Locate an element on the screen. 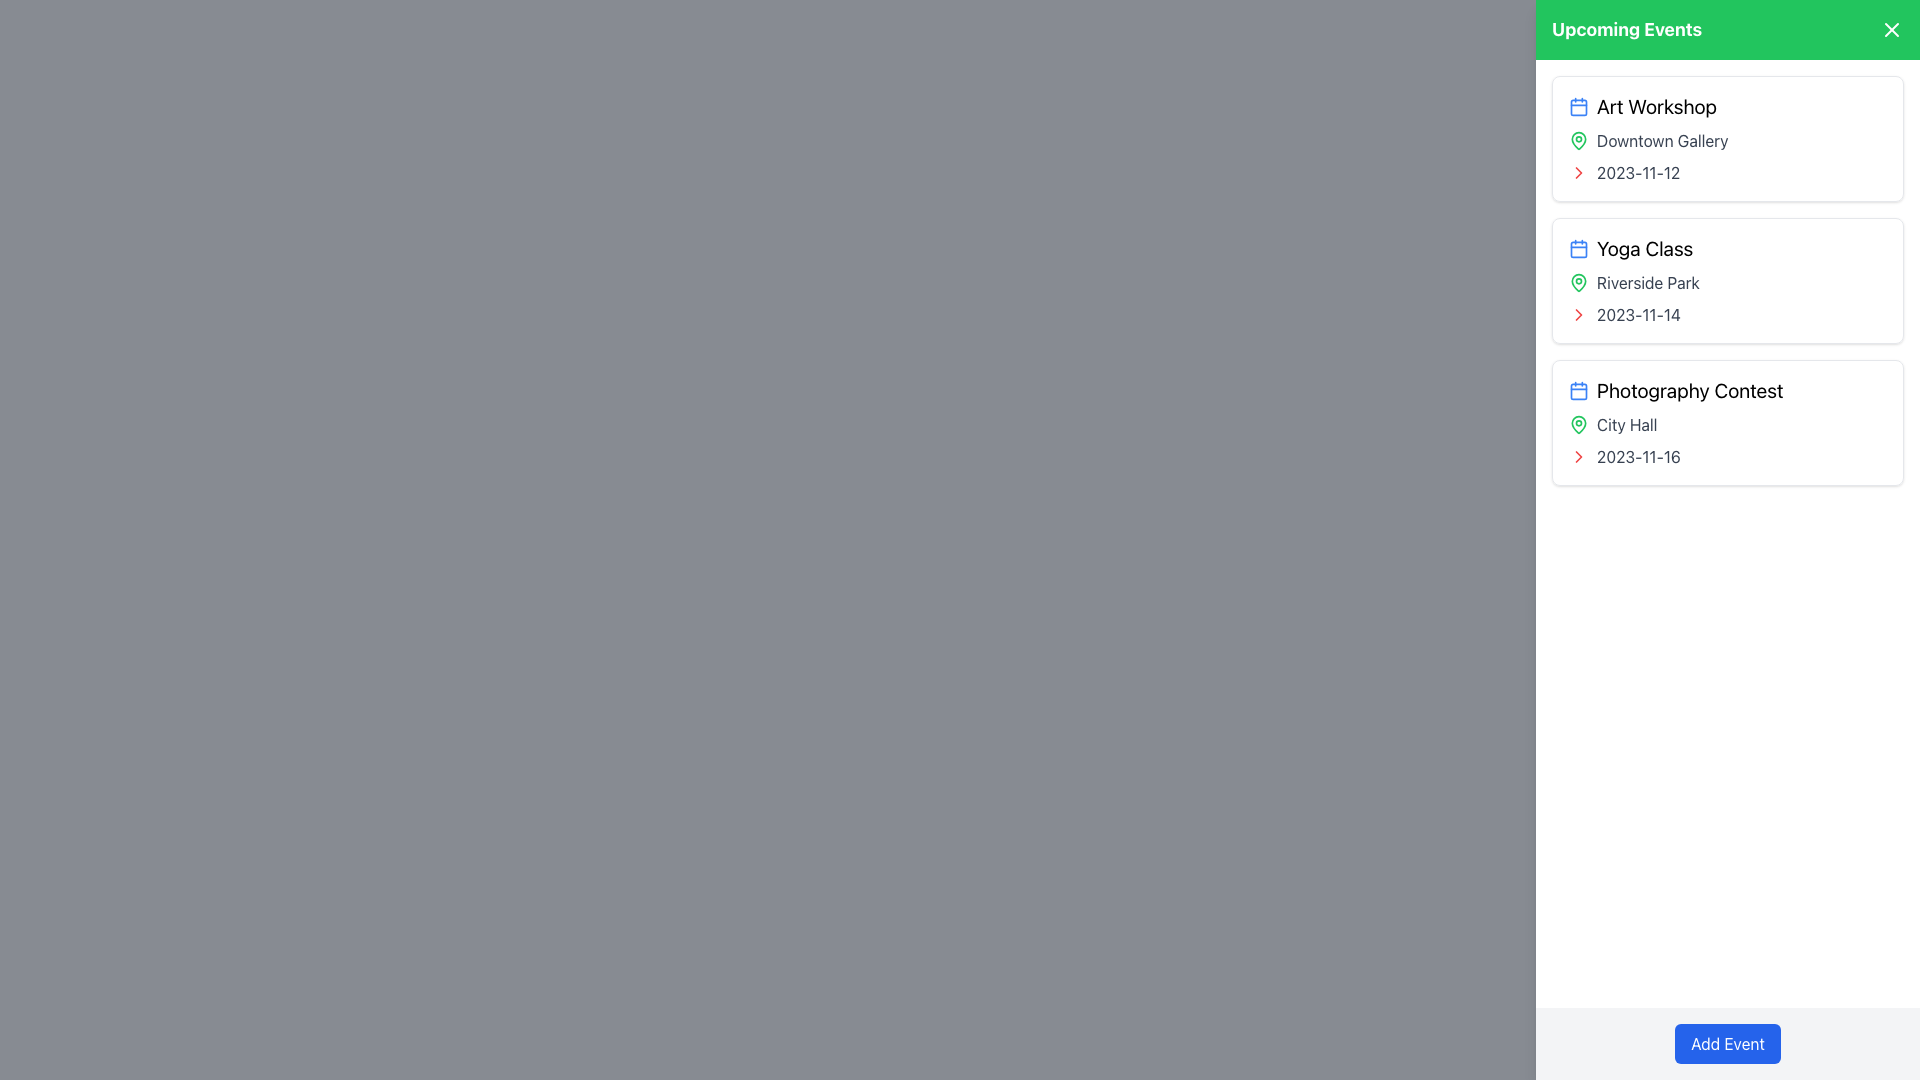 The image size is (1920, 1080). the decorative rectangle with rounded corners inside the blue calendar icon next to the 'Art Workshop' event title in the Upcoming Events list is located at coordinates (1578, 107).